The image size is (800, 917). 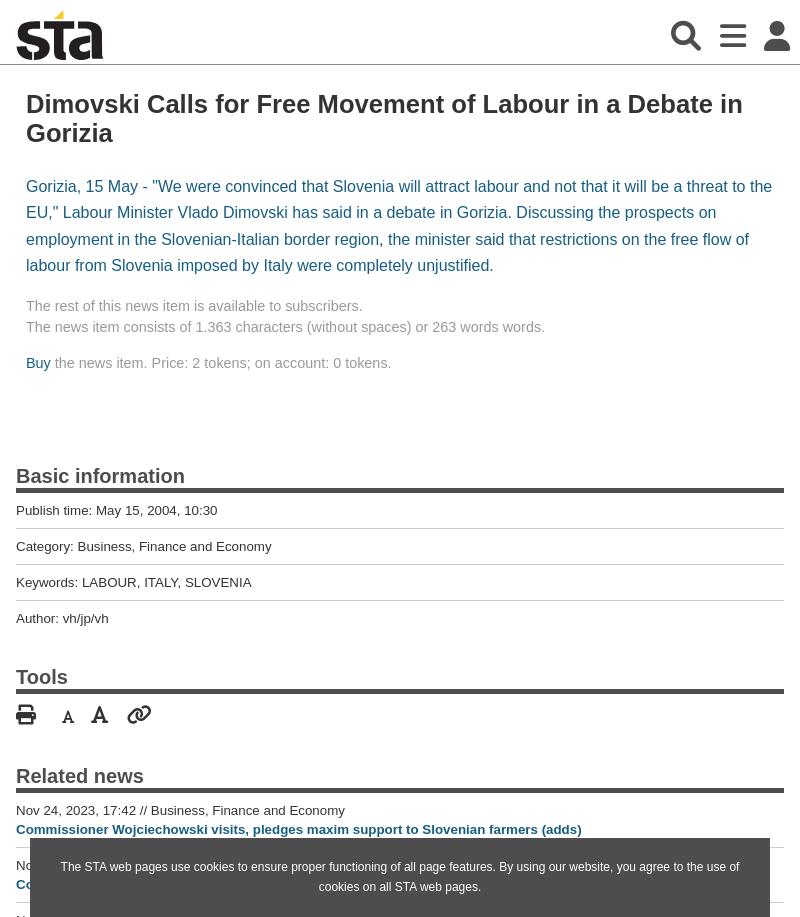 I want to click on 'the news item. Price: 2 tokens; on account: 0 tokens.', so click(x=220, y=362).